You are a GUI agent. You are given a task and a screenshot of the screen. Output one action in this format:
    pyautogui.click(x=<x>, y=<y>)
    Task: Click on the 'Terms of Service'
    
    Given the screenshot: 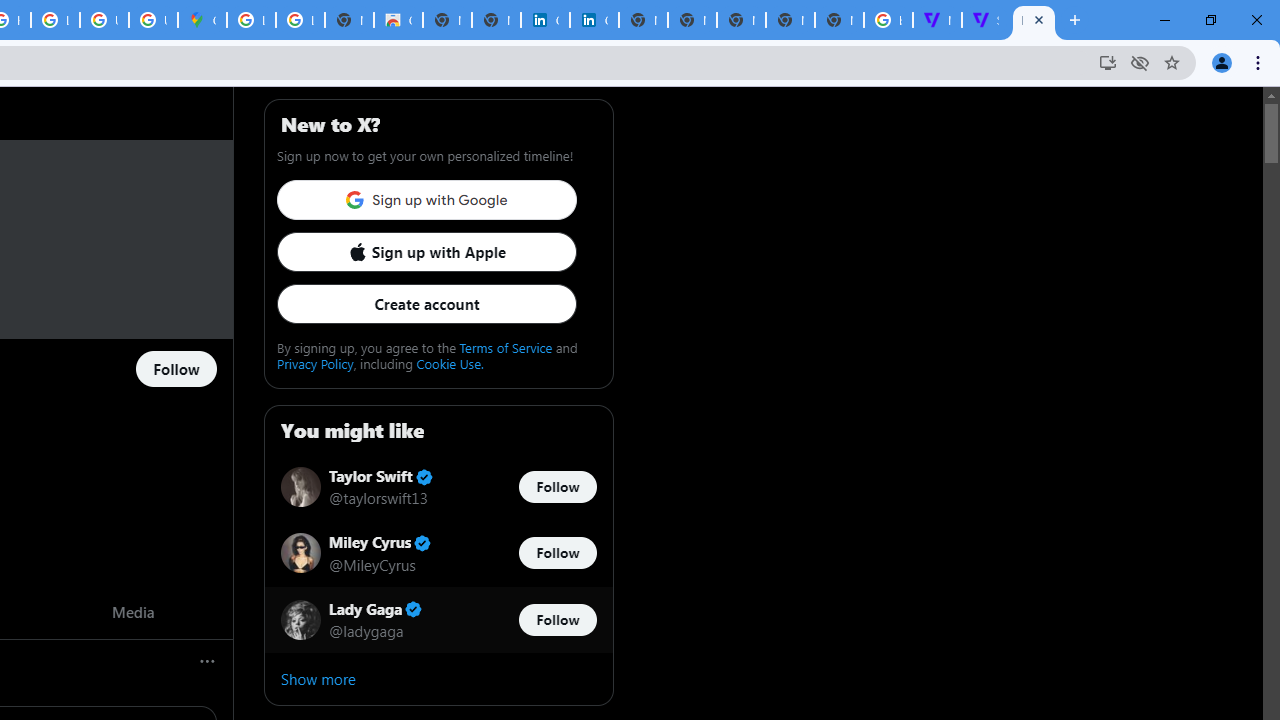 What is the action you would take?
    pyautogui.click(x=506, y=346)
    